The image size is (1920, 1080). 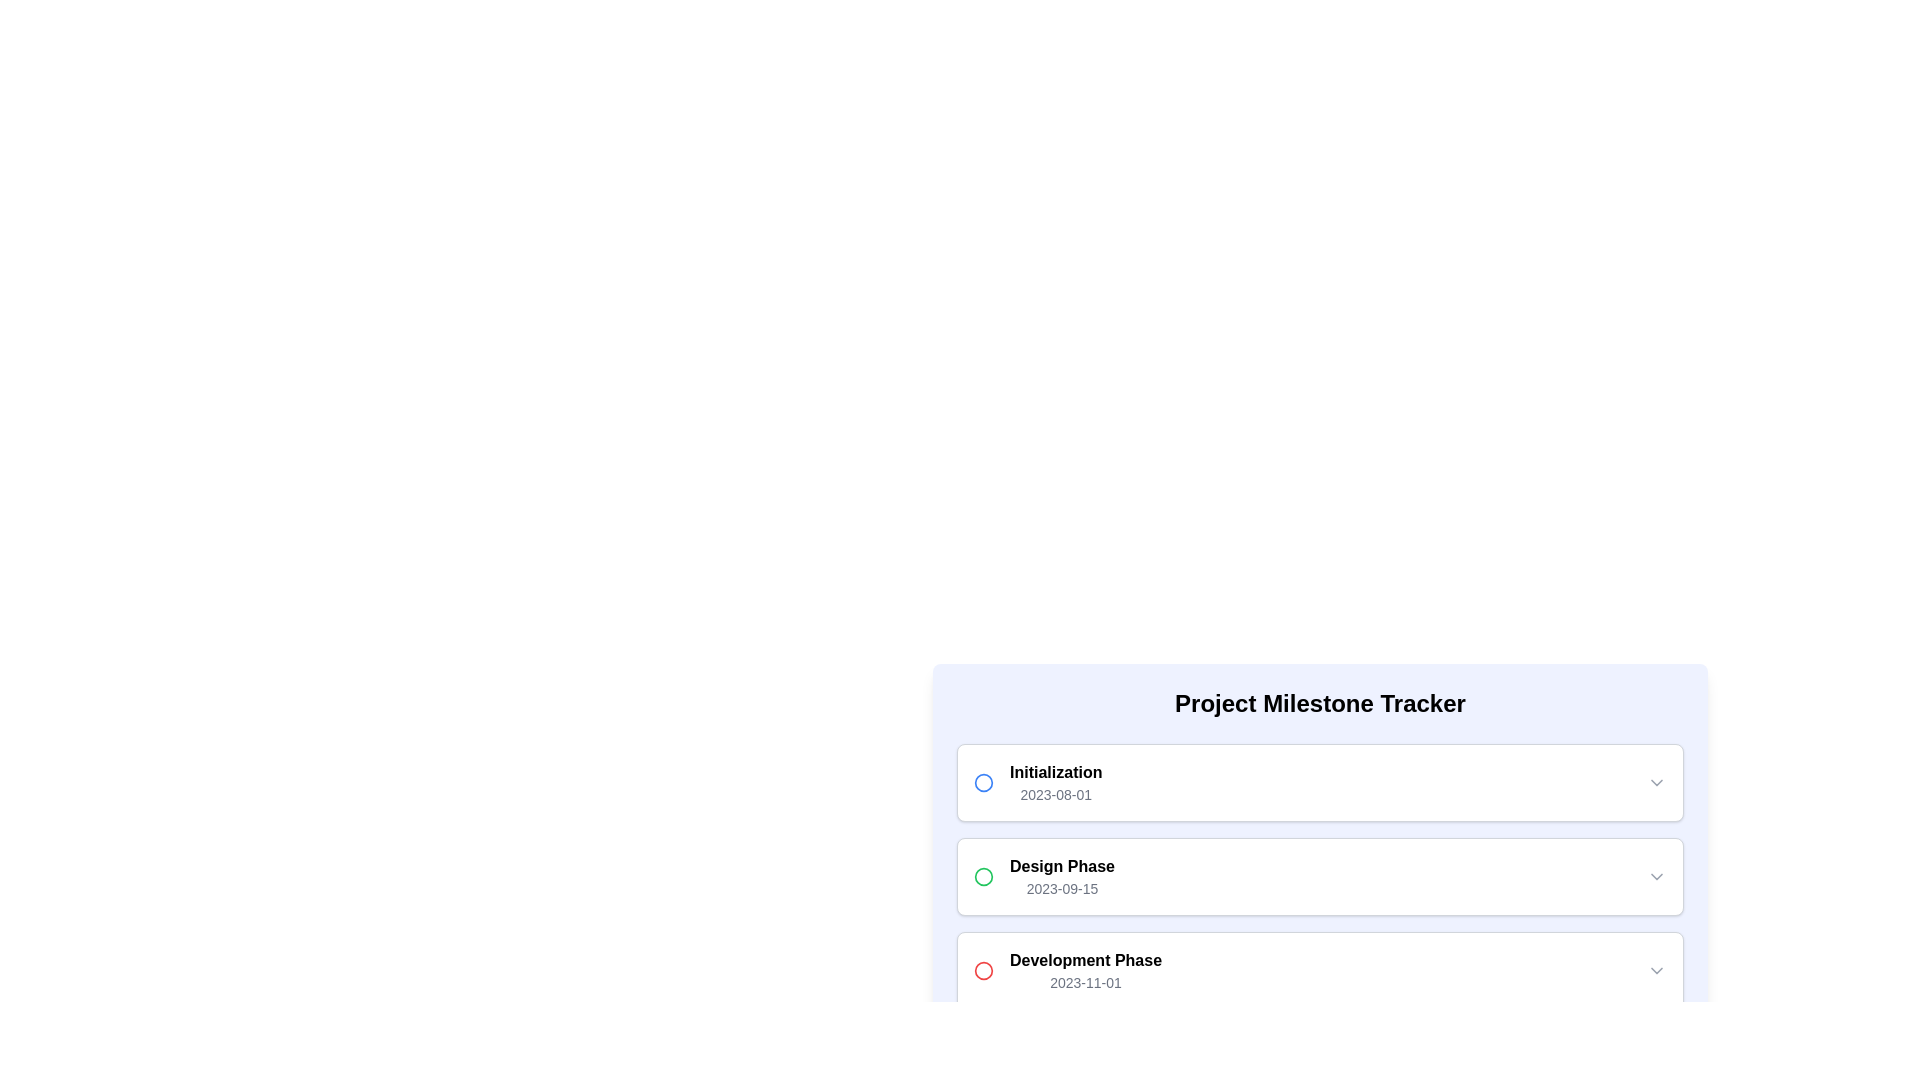 What do you see at coordinates (1320, 703) in the screenshot?
I see `the text header 'Project Milestone Tracker', which is styled with a bold, large font and centered alignment on a light blue background` at bounding box center [1320, 703].